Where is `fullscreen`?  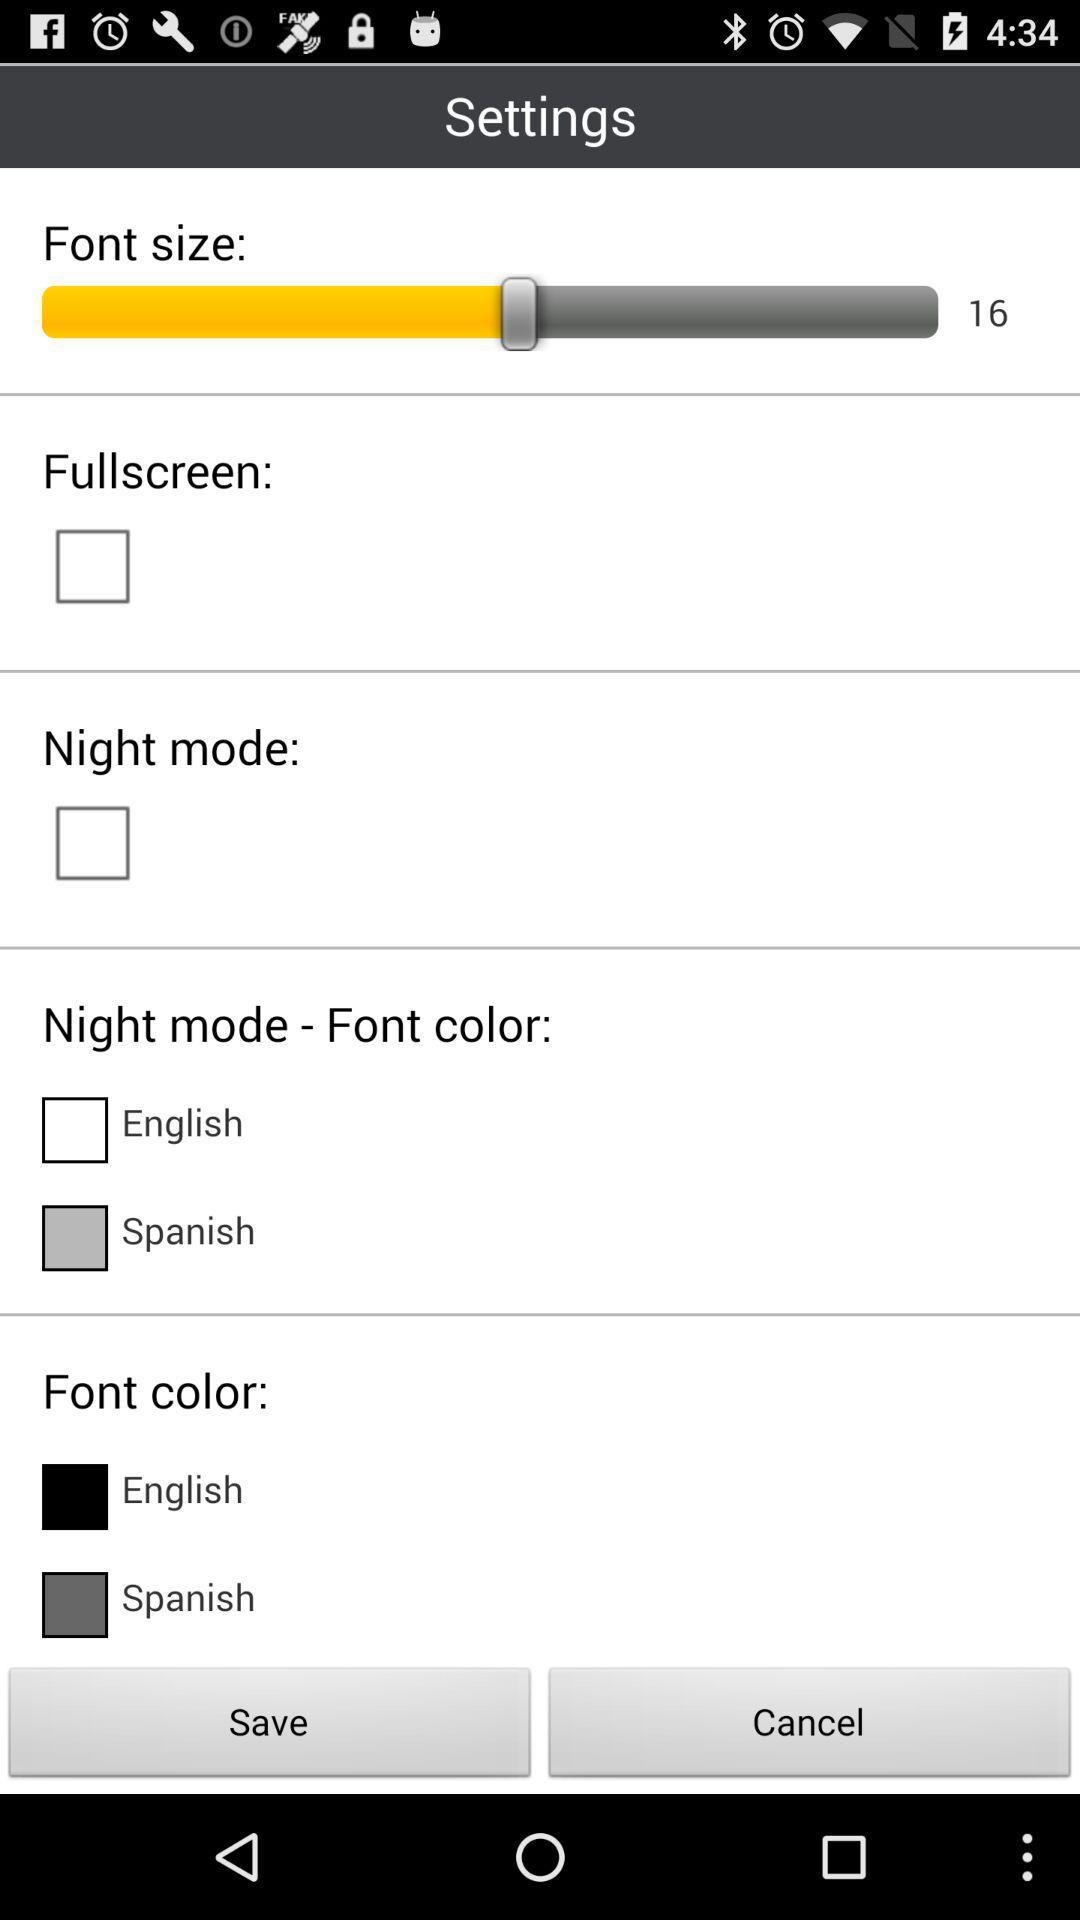 fullscreen is located at coordinates (112, 563).